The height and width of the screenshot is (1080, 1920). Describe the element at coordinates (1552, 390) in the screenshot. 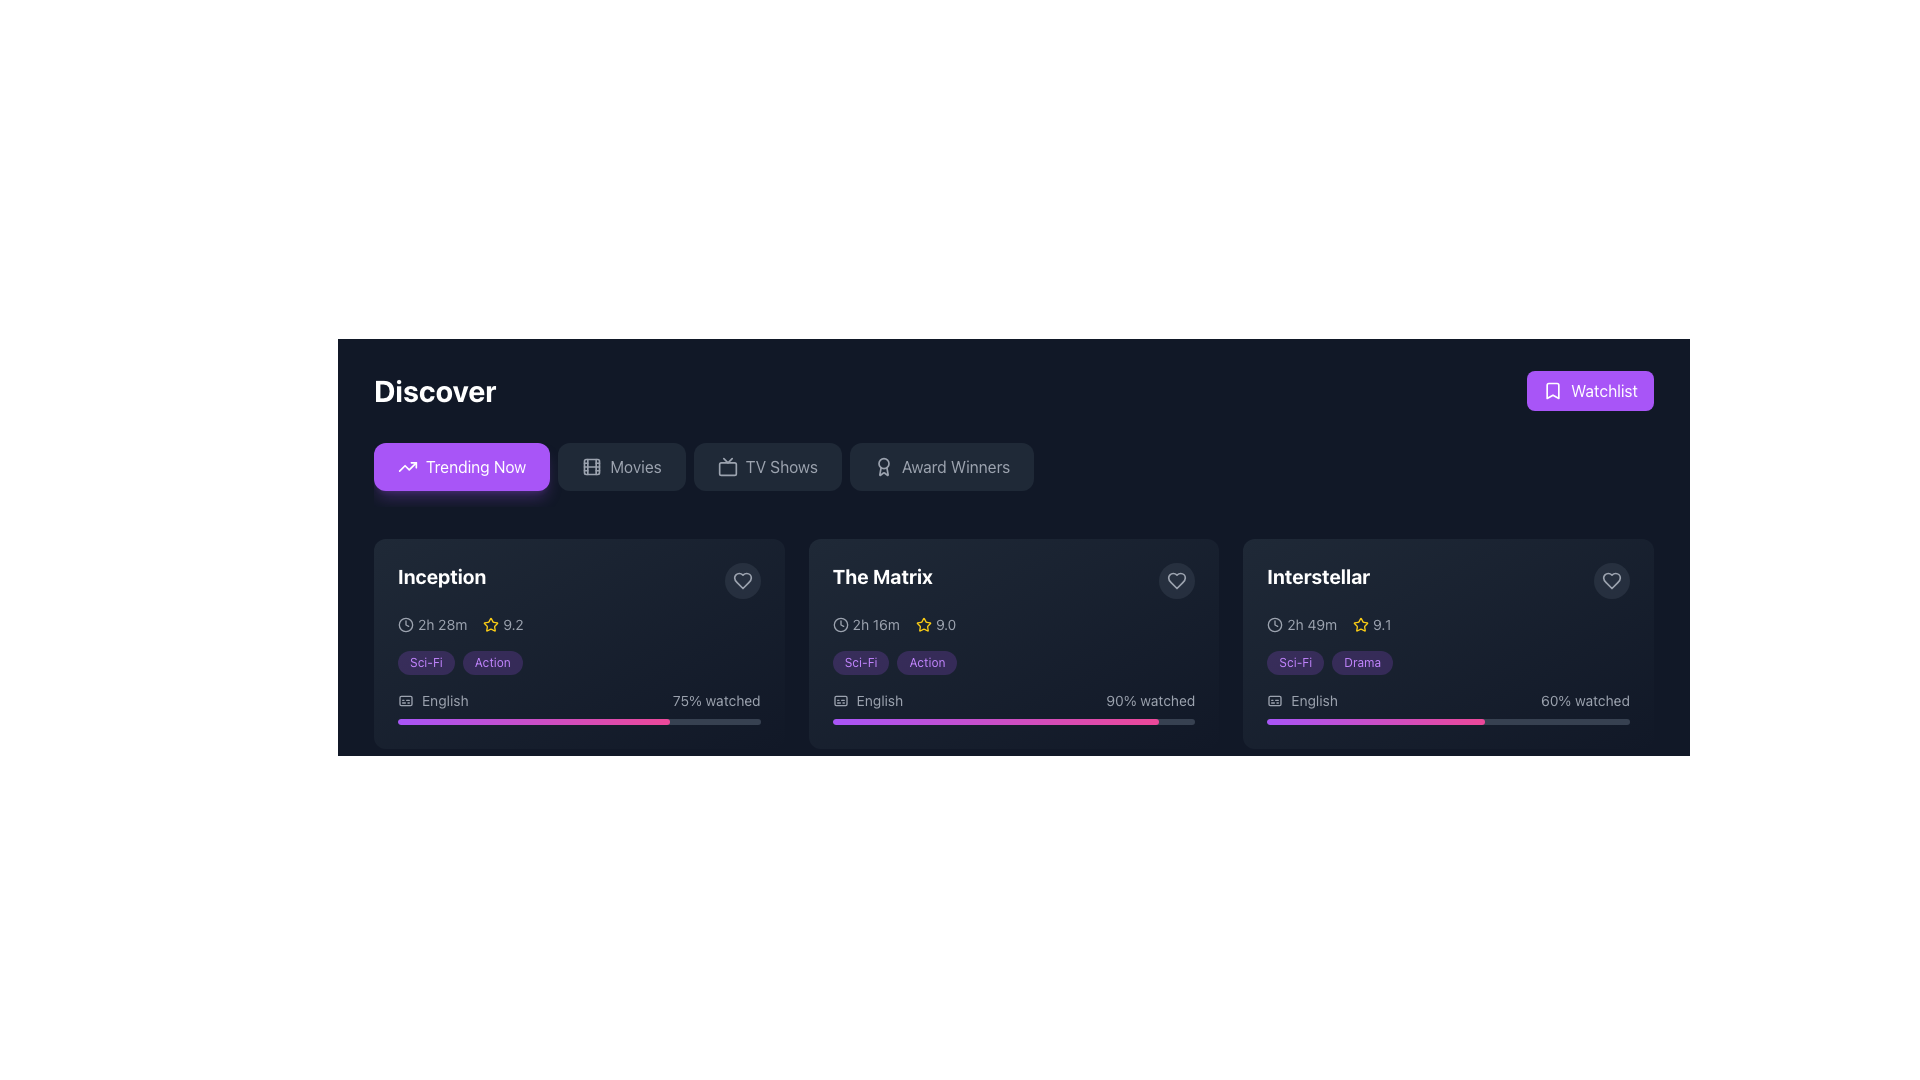

I see `the bookmark icon located at the top-right corner of the interface, adjacent` at that location.